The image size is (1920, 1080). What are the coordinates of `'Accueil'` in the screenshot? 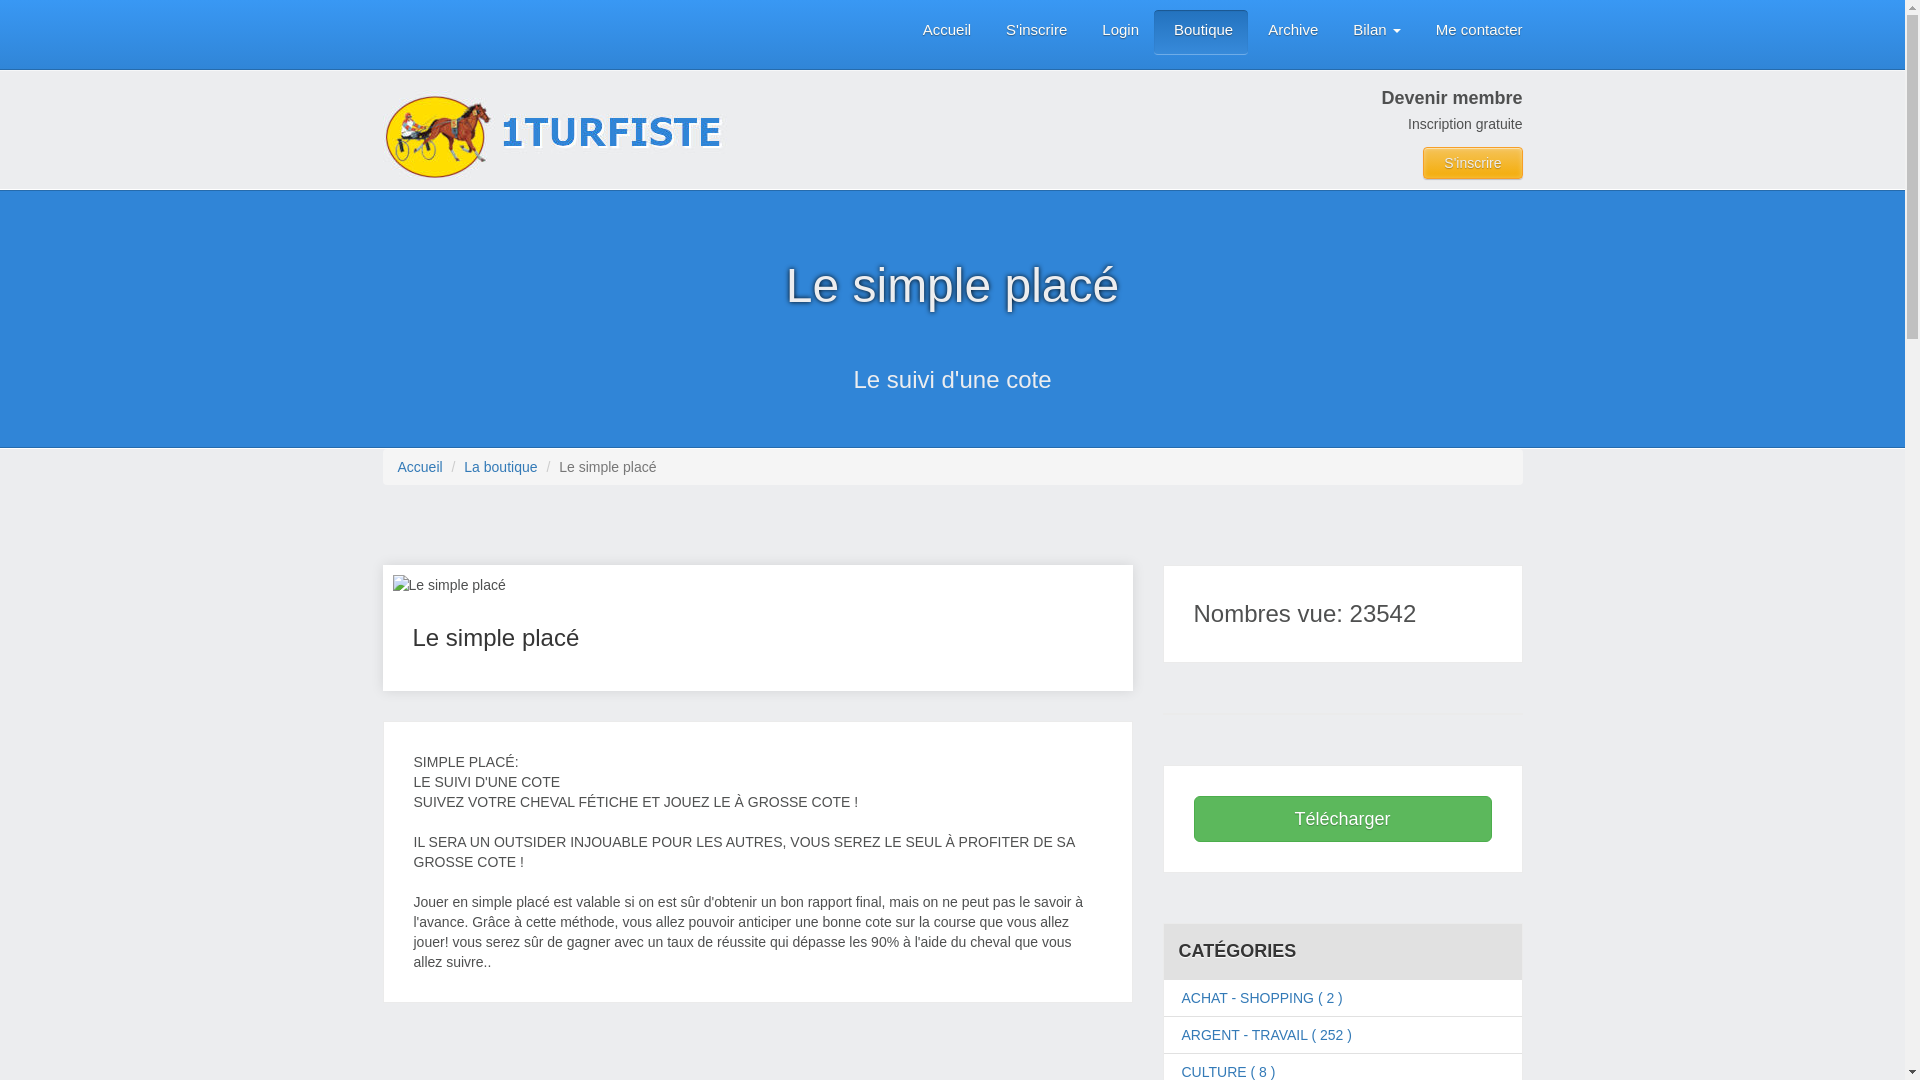 It's located at (943, 32).